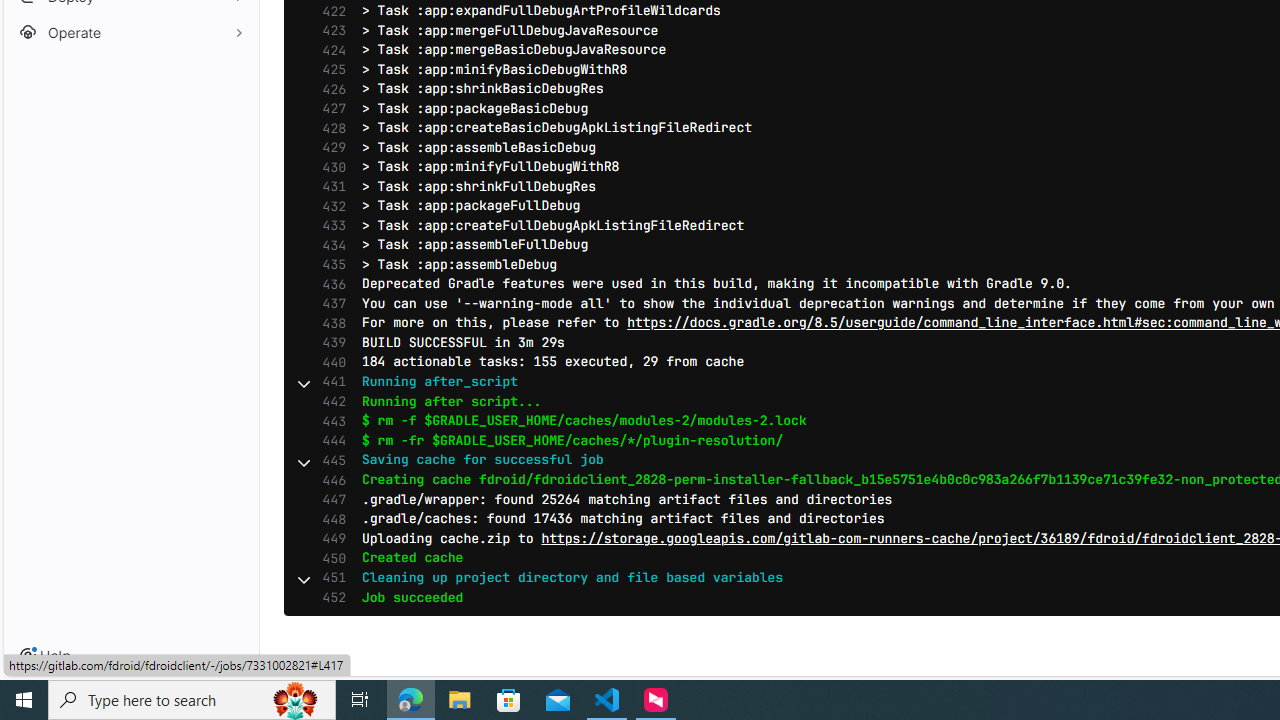  Describe the element at coordinates (329, 537) in the screenshot. I see `'449'` at that location.